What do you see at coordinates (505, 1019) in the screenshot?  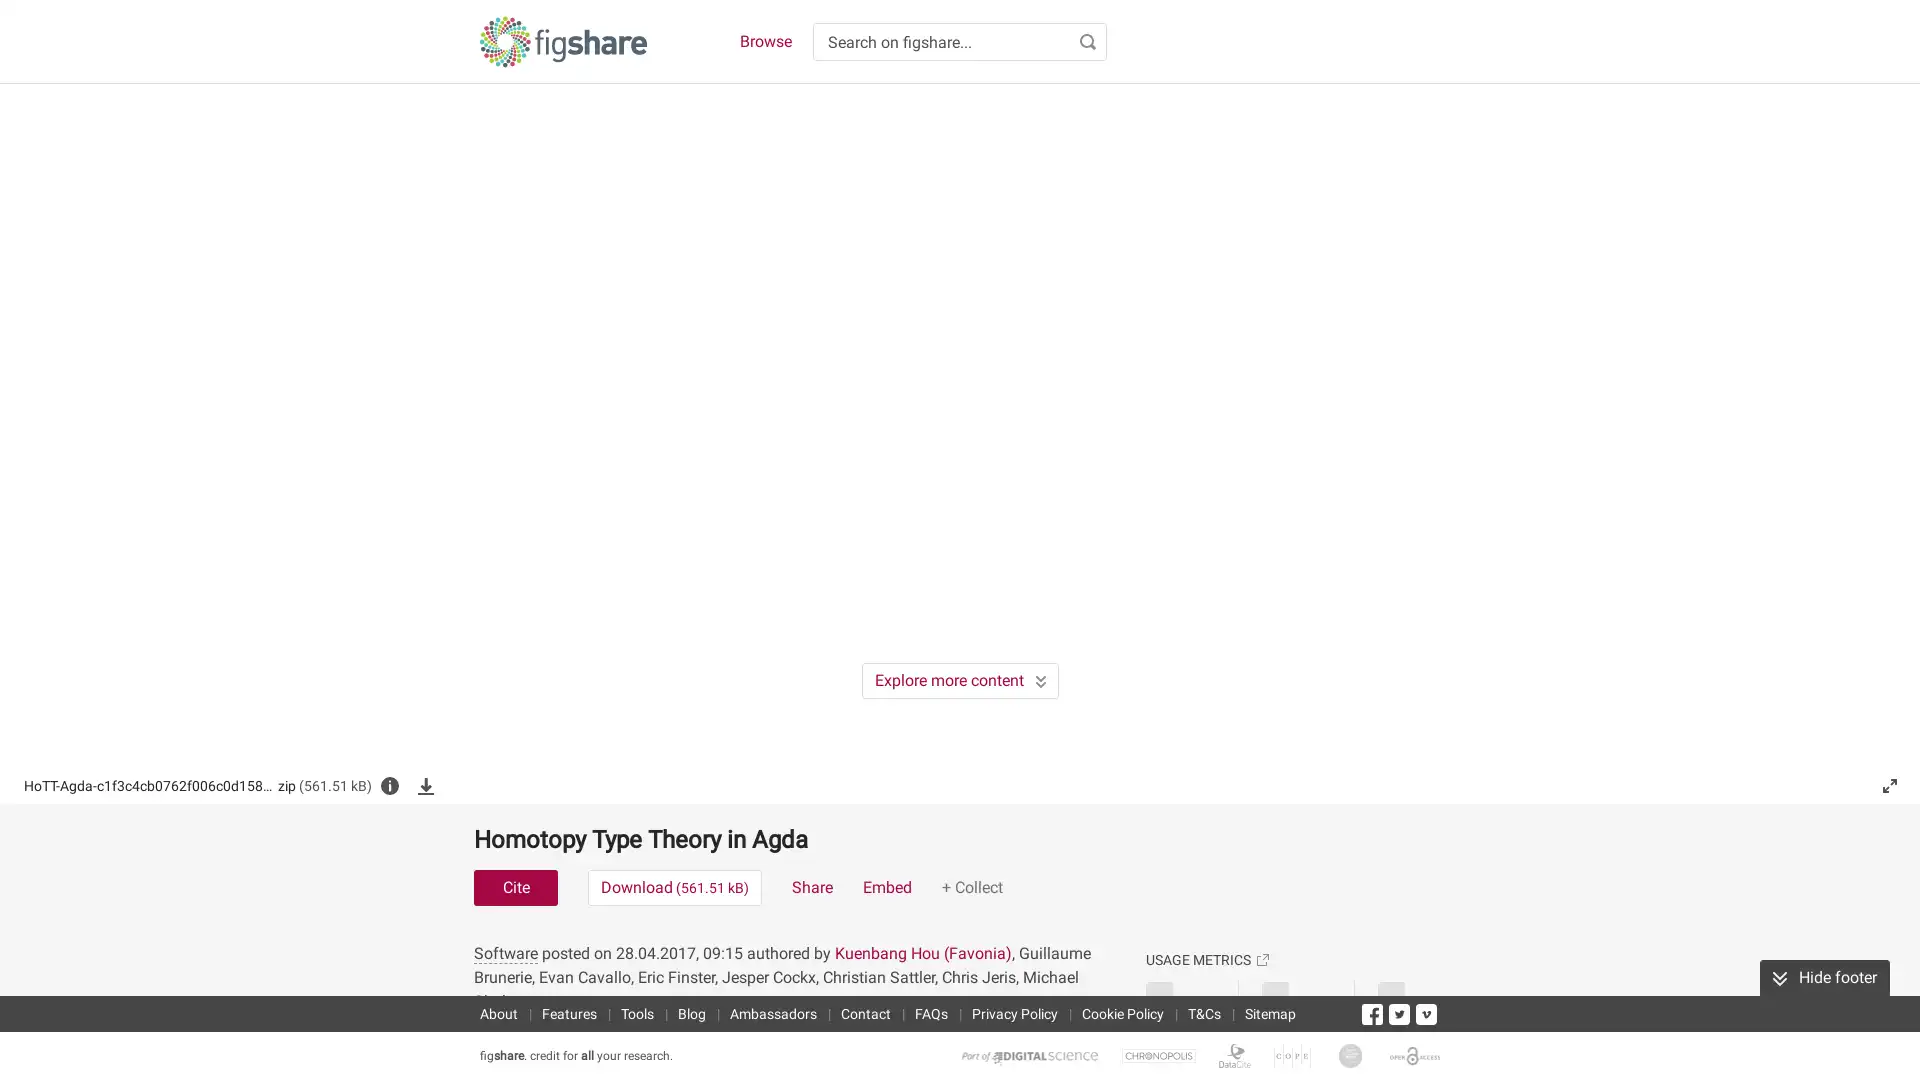 I see `Software` at bounding box center [505, 1019].